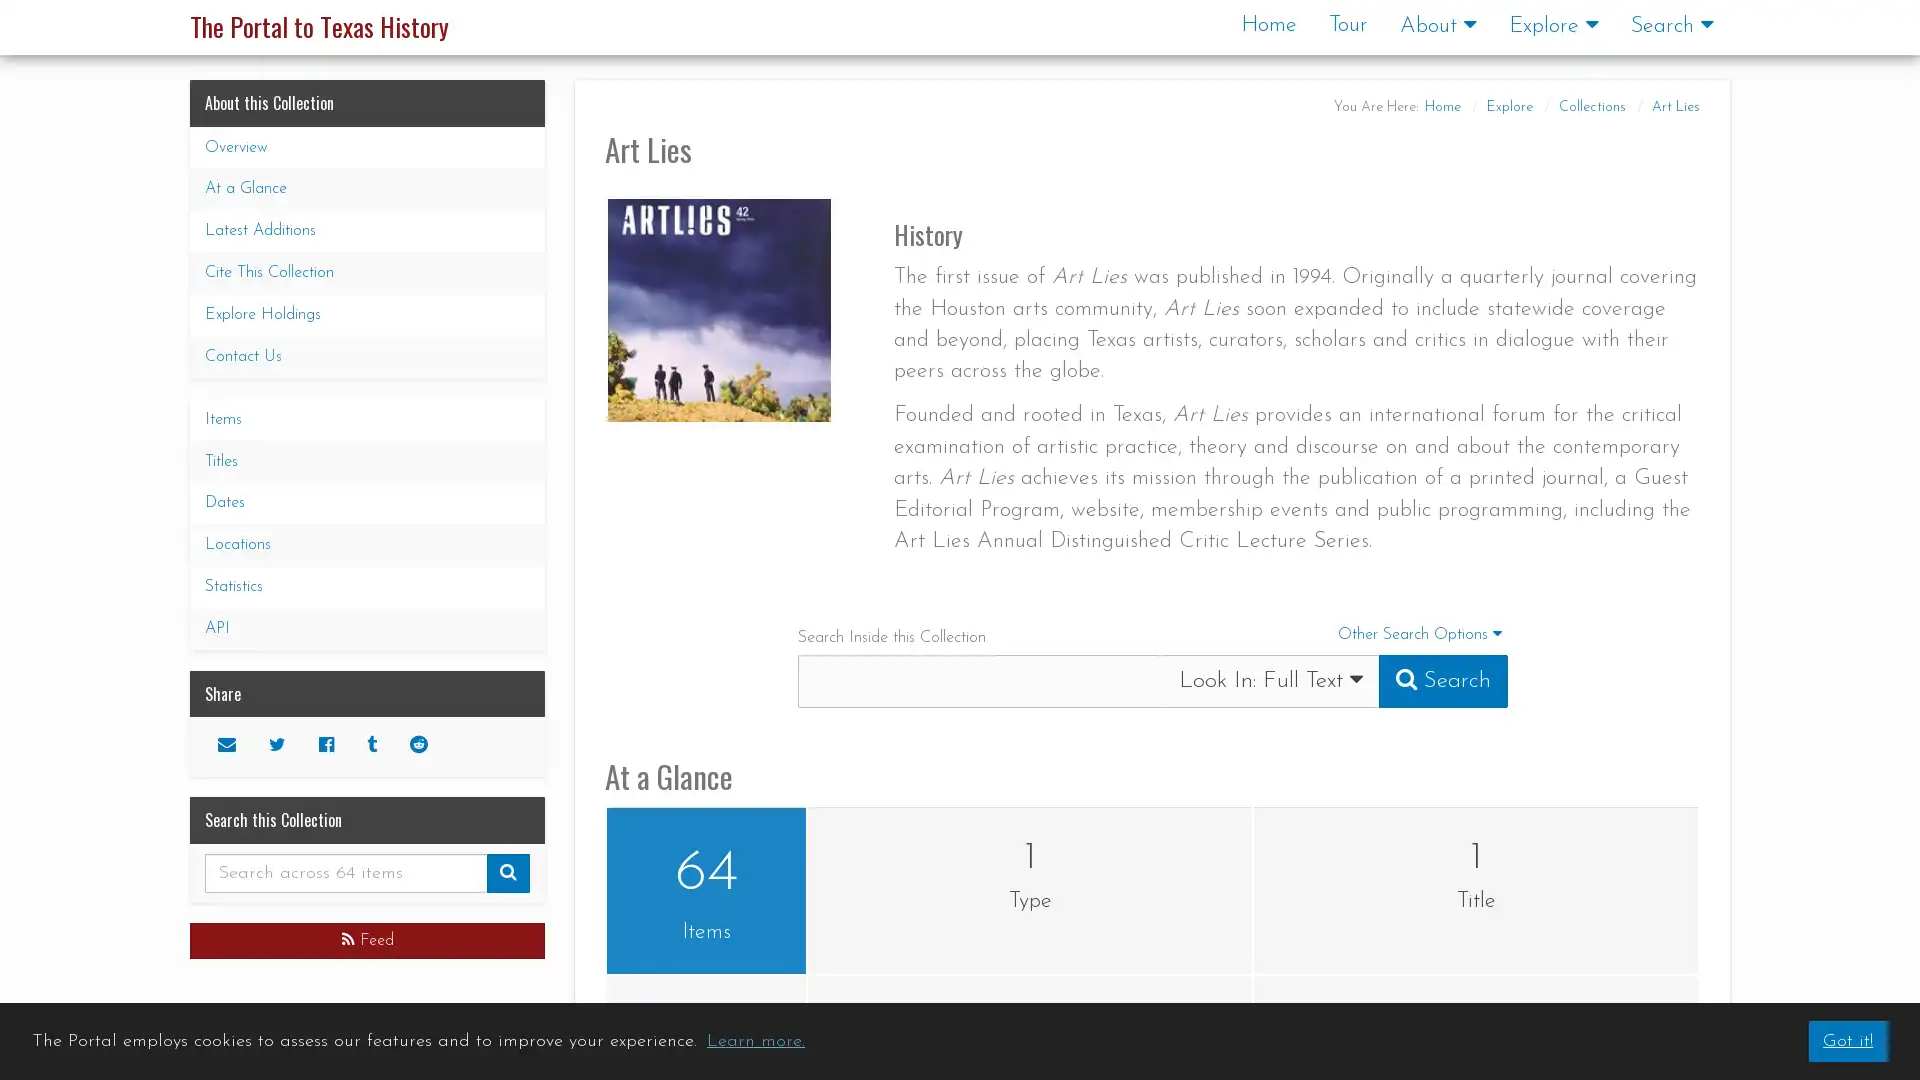  Describe the element at coordinates (417, 747) in the screenshot. I see `Reddit` at that location.